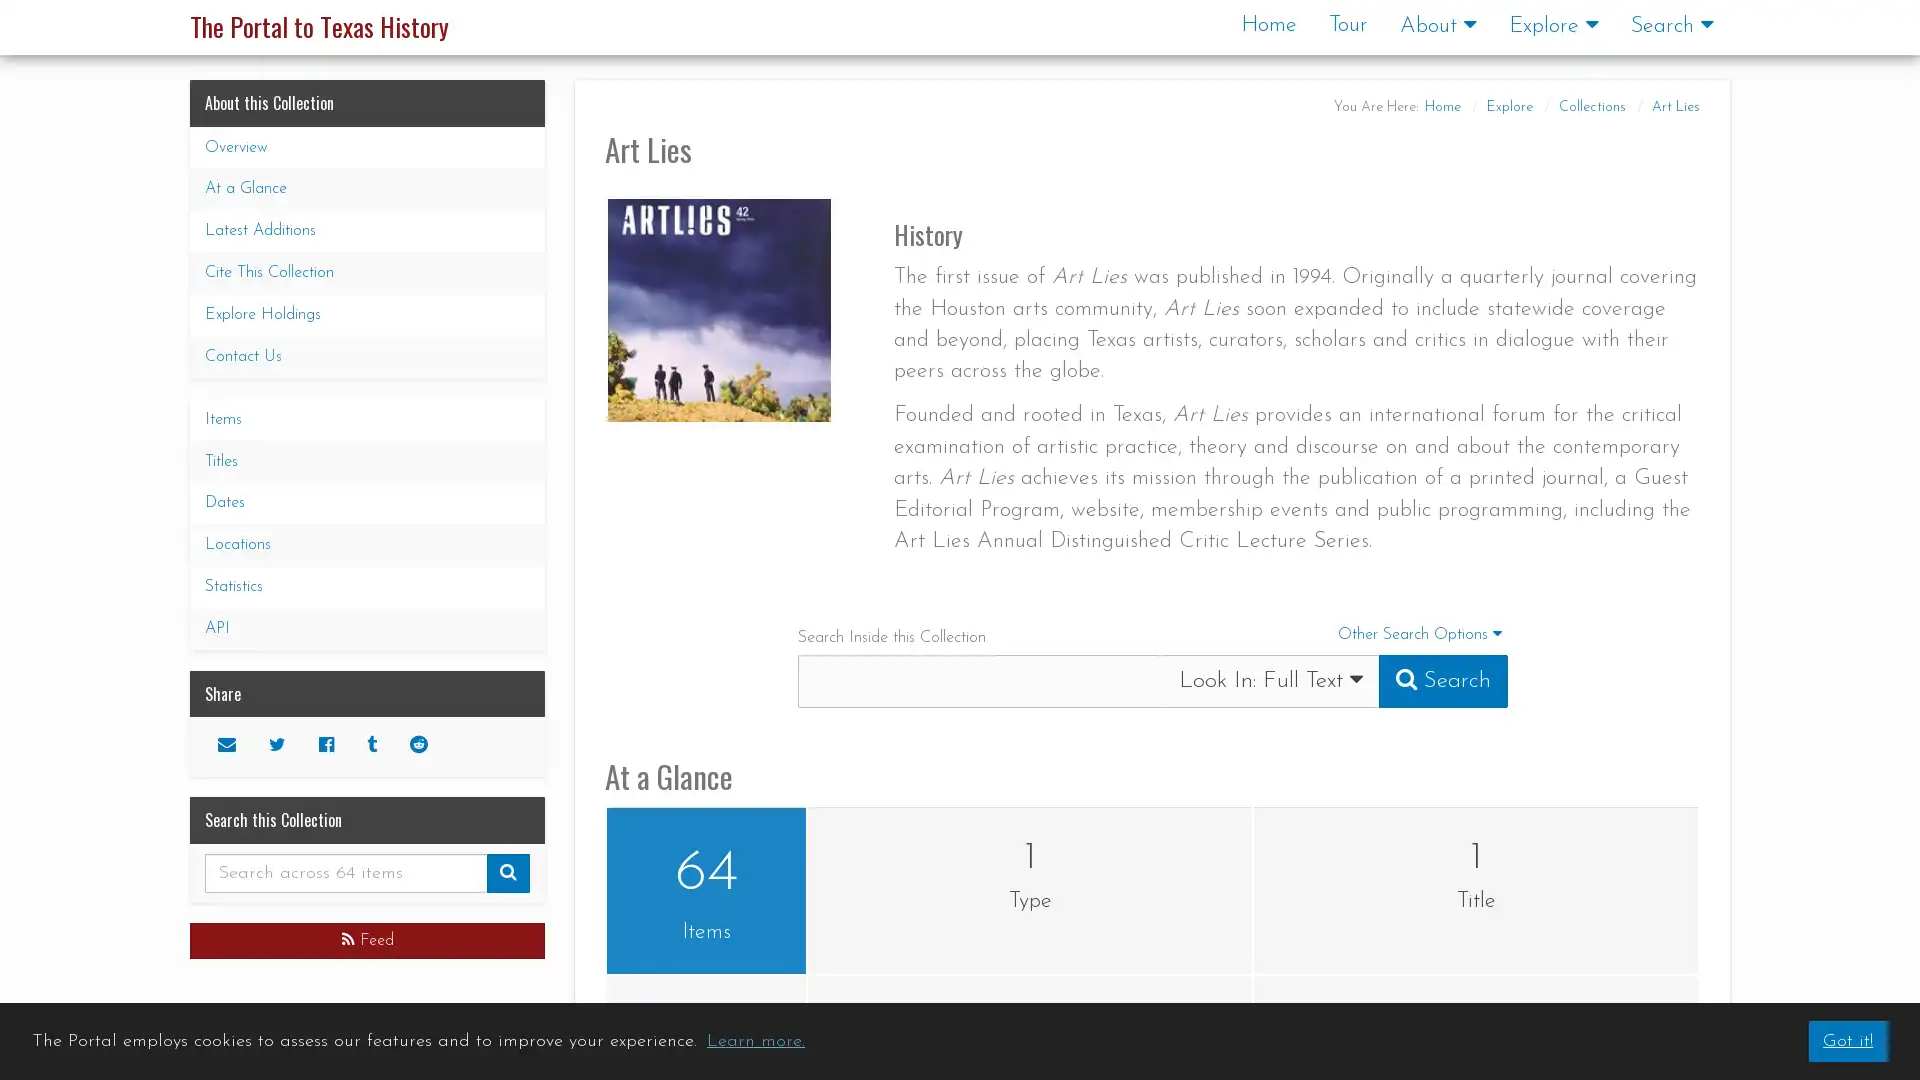  Describe the element at coordinates (417, 747) in the screenshot. I see `Reddit` at that location.